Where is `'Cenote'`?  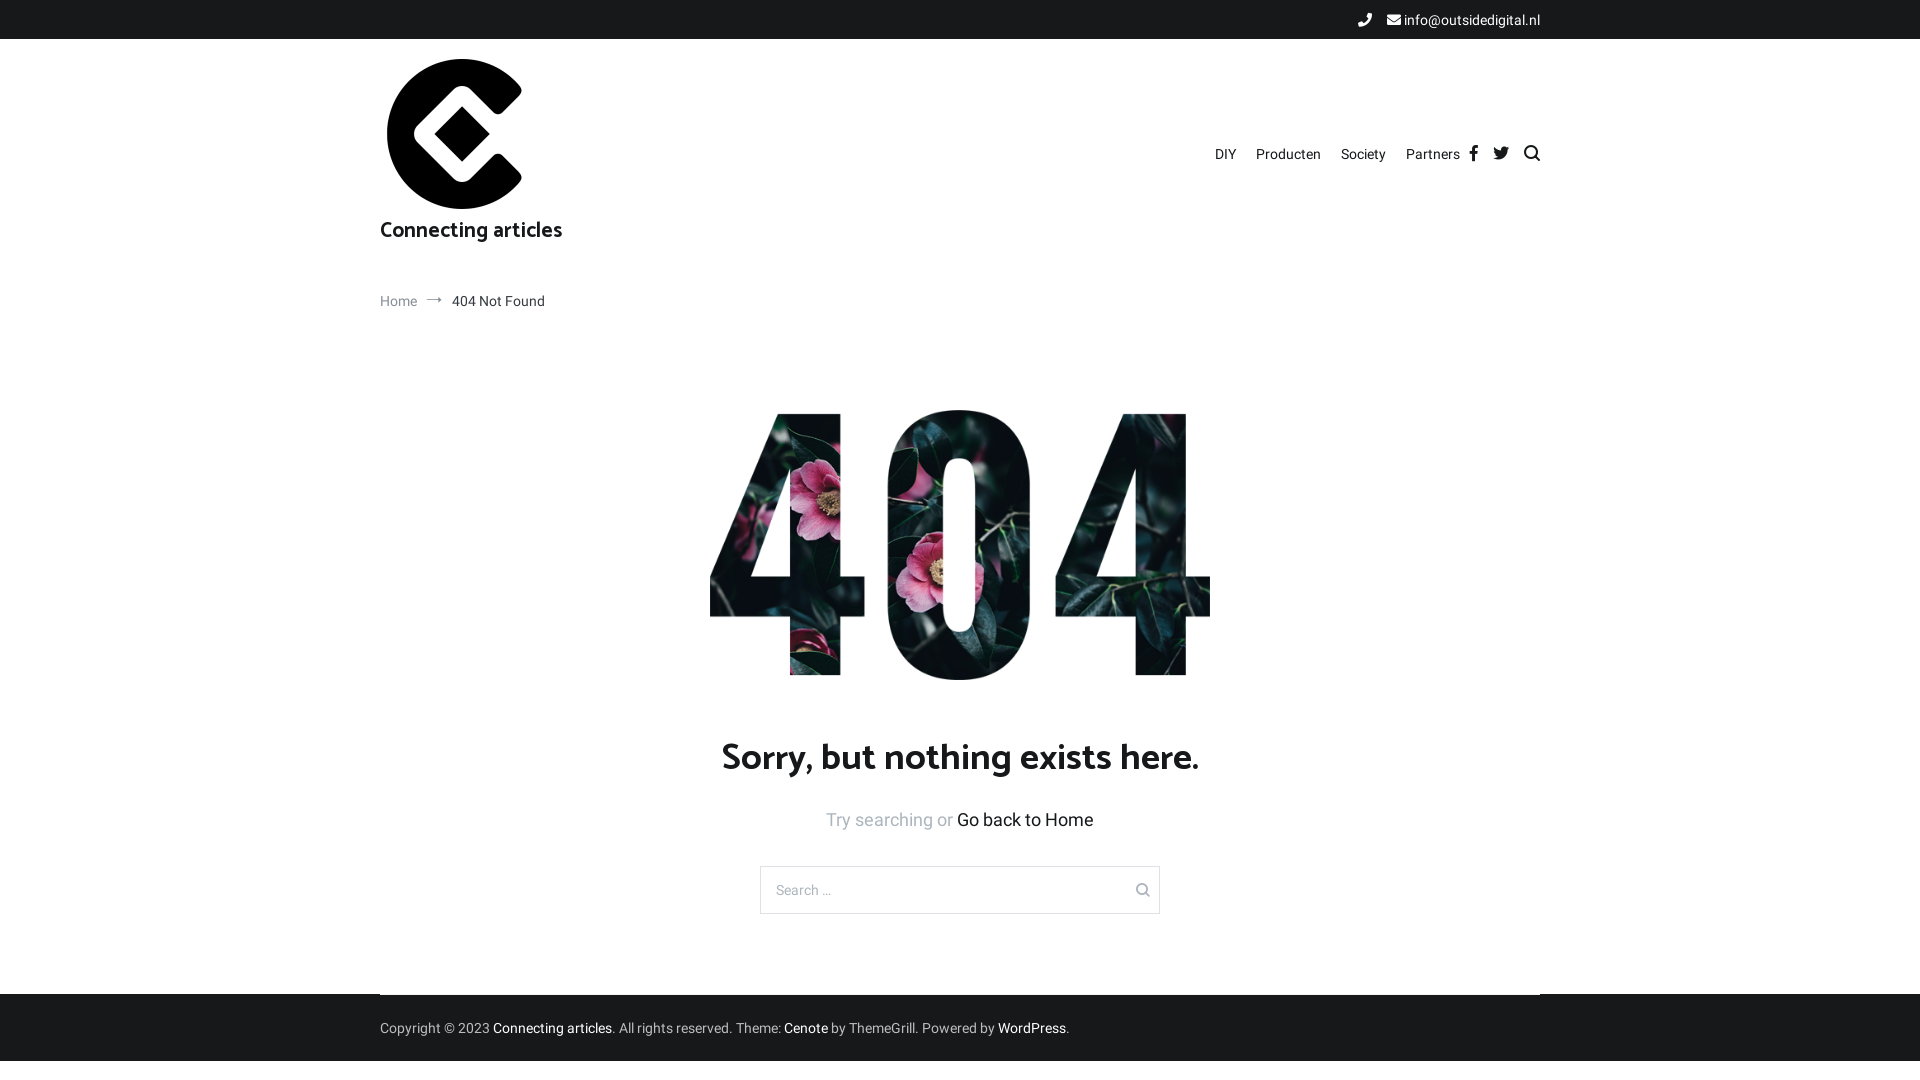
'Cenote' is located at coordinates (782, 1028).